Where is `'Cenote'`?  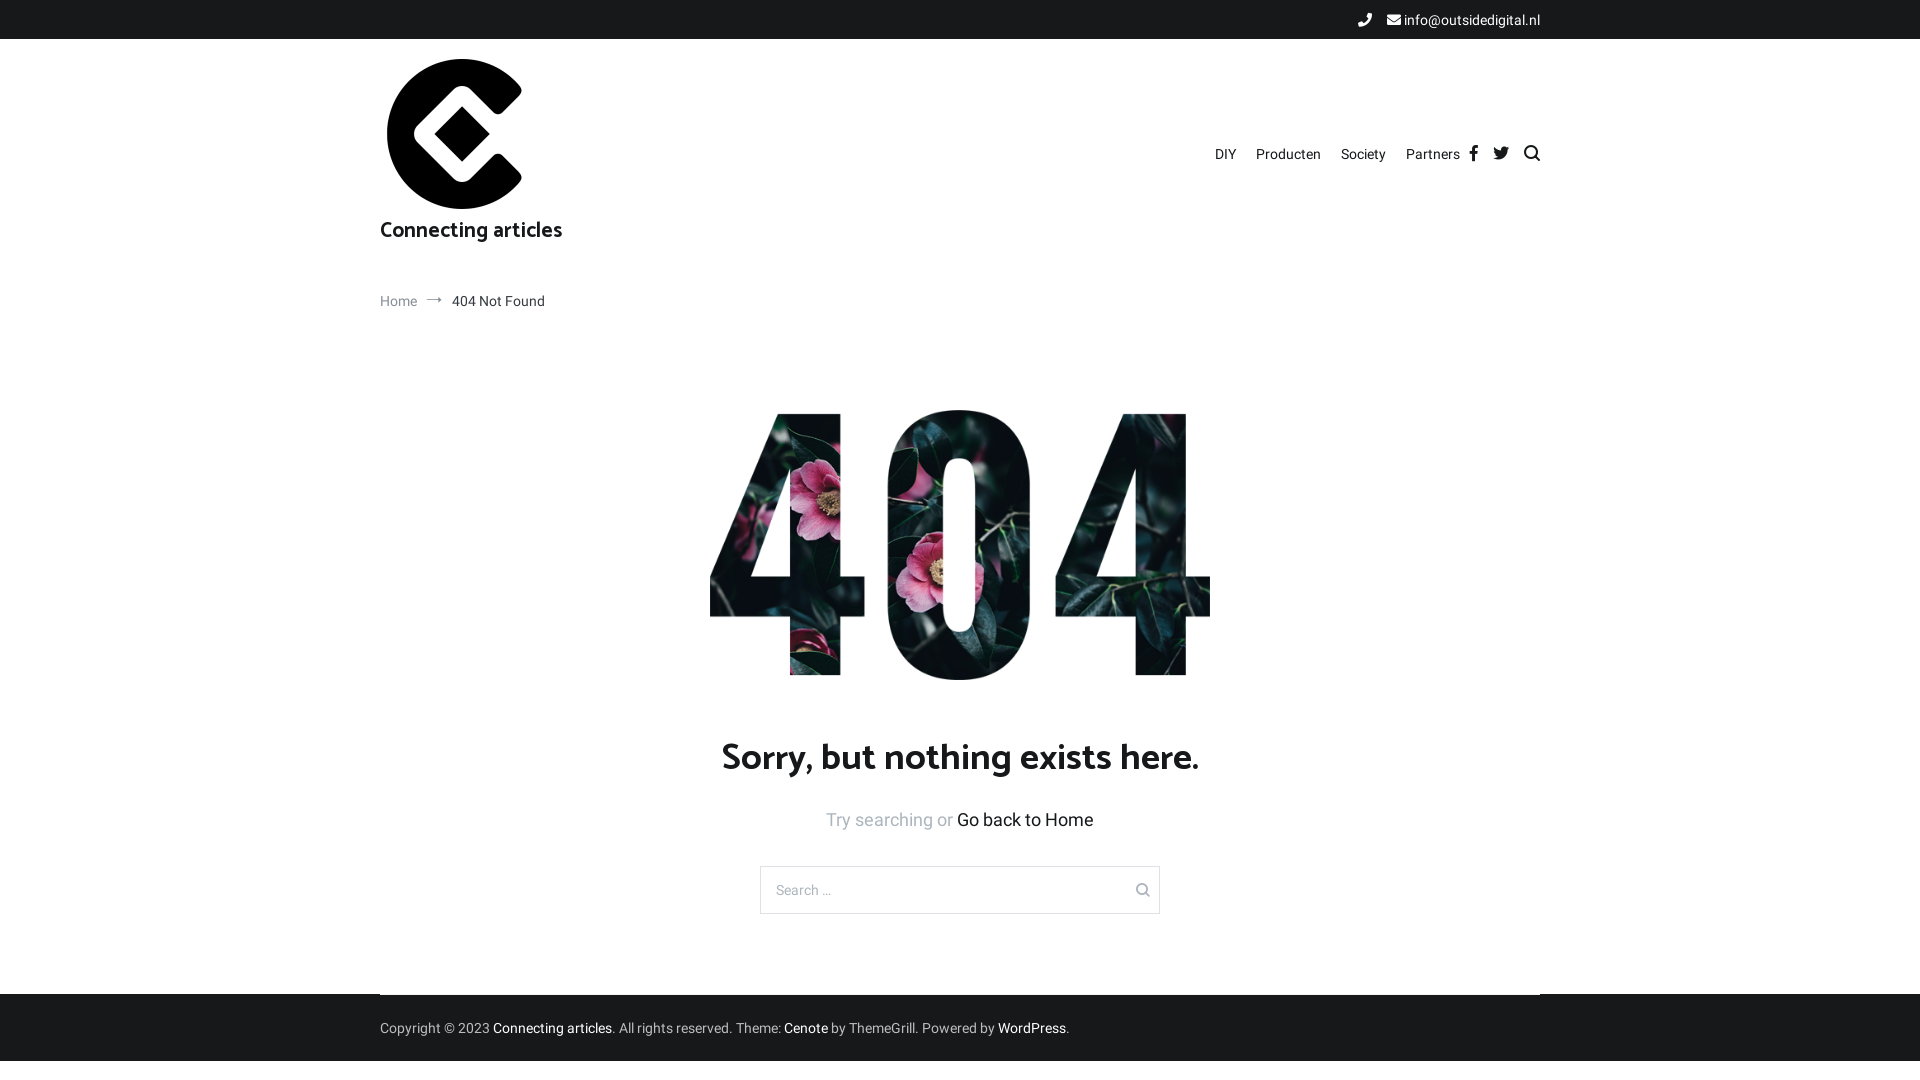
'Cenote' is located at coordinates (782, 1028).